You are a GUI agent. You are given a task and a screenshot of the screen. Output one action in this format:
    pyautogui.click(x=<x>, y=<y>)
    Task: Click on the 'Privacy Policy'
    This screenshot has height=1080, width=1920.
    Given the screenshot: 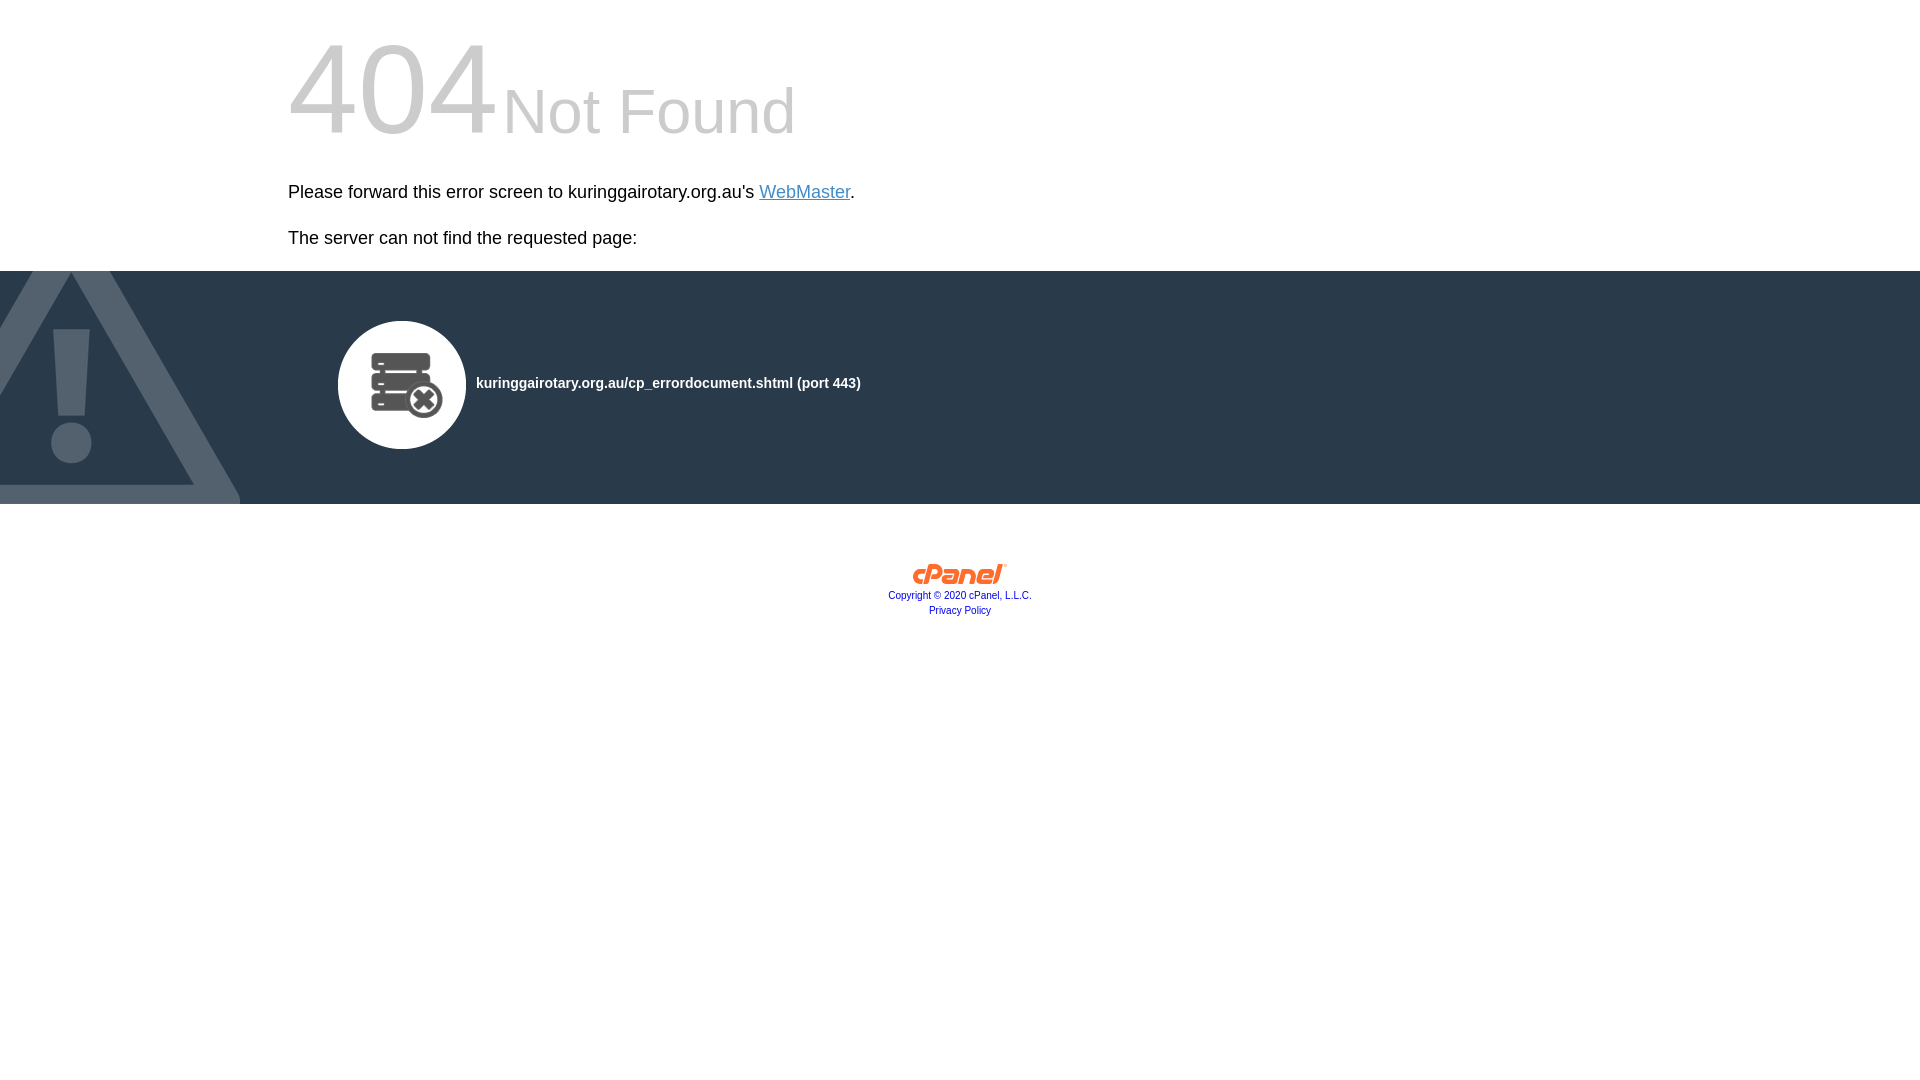 What is the action you would take?
    pyautogui.click(x=960, y=609)
    